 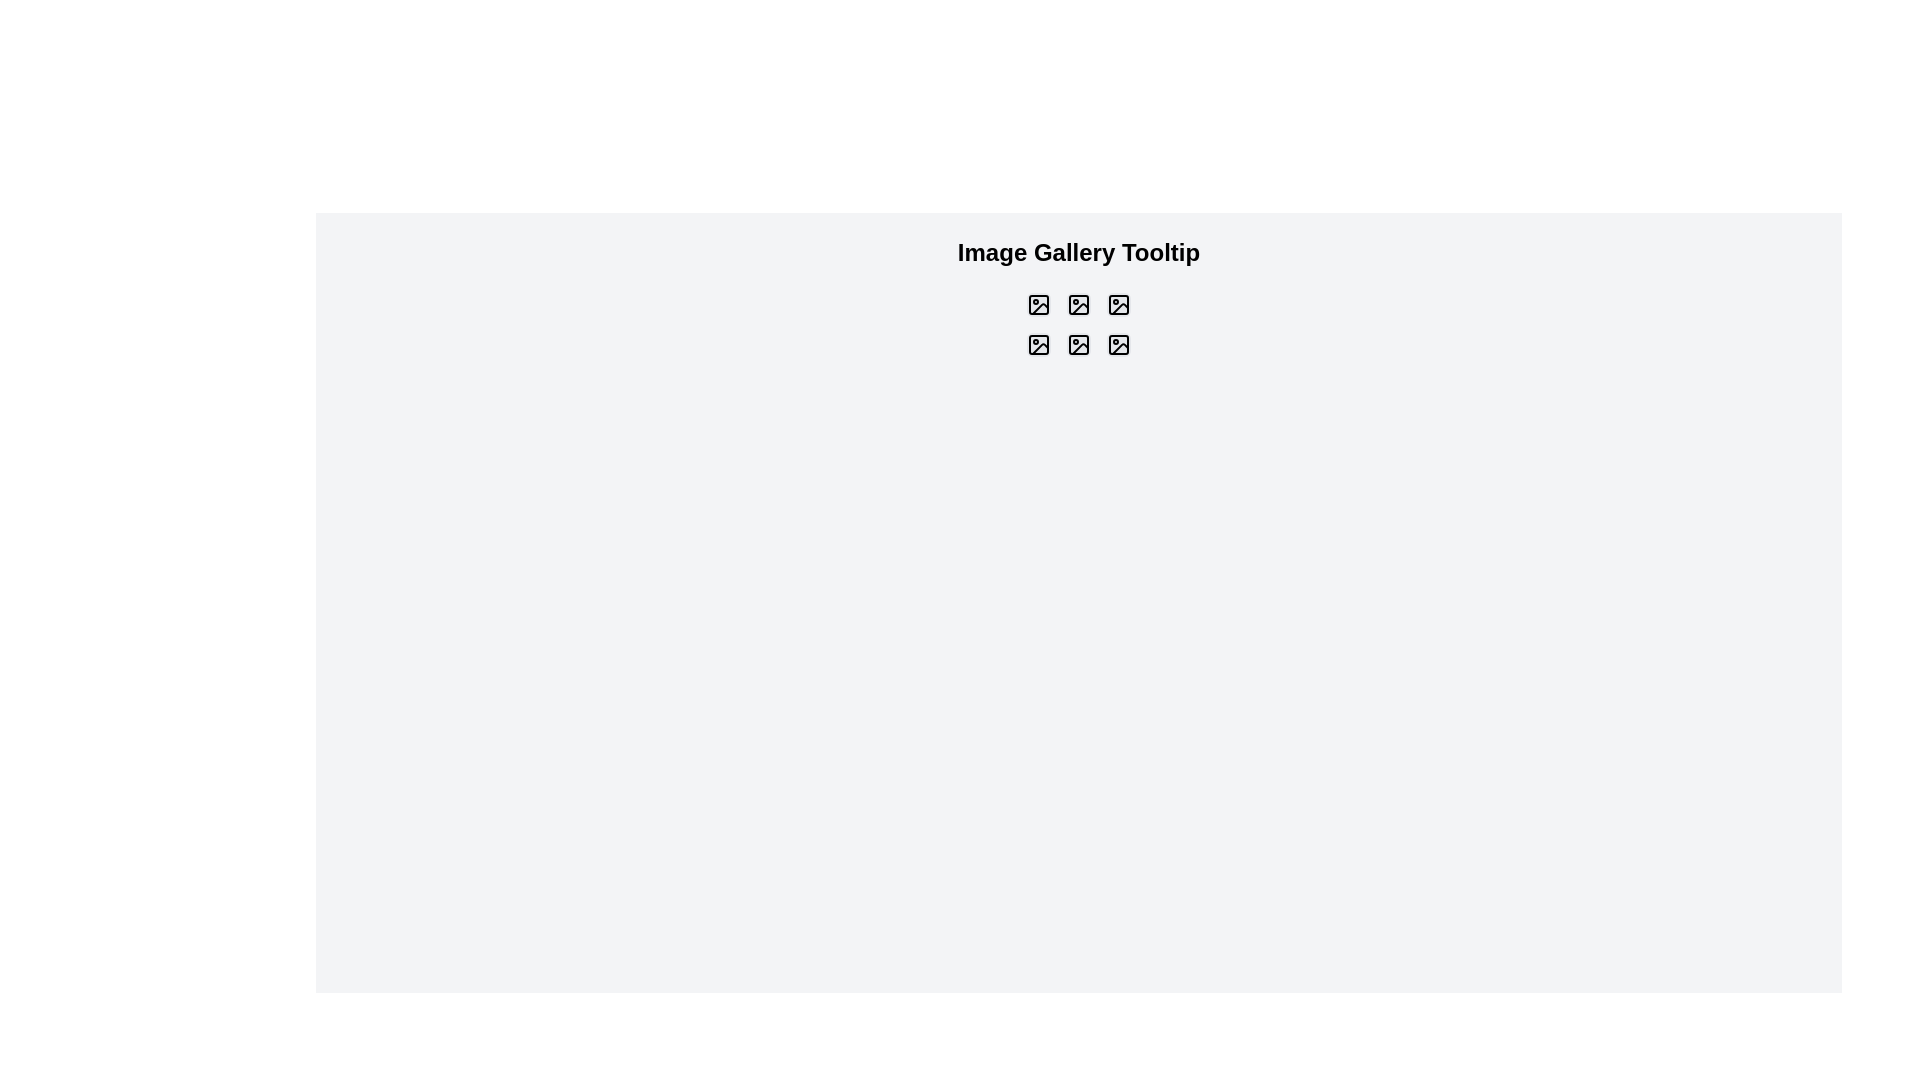 What do you see at coordinates (1078, 343) in the screenshot?
I see `graphical placeholder or icon located in the second row and second column of the grid layout under the 'Image Gallery Tooltip' title` at bounding box center [1078, 343].